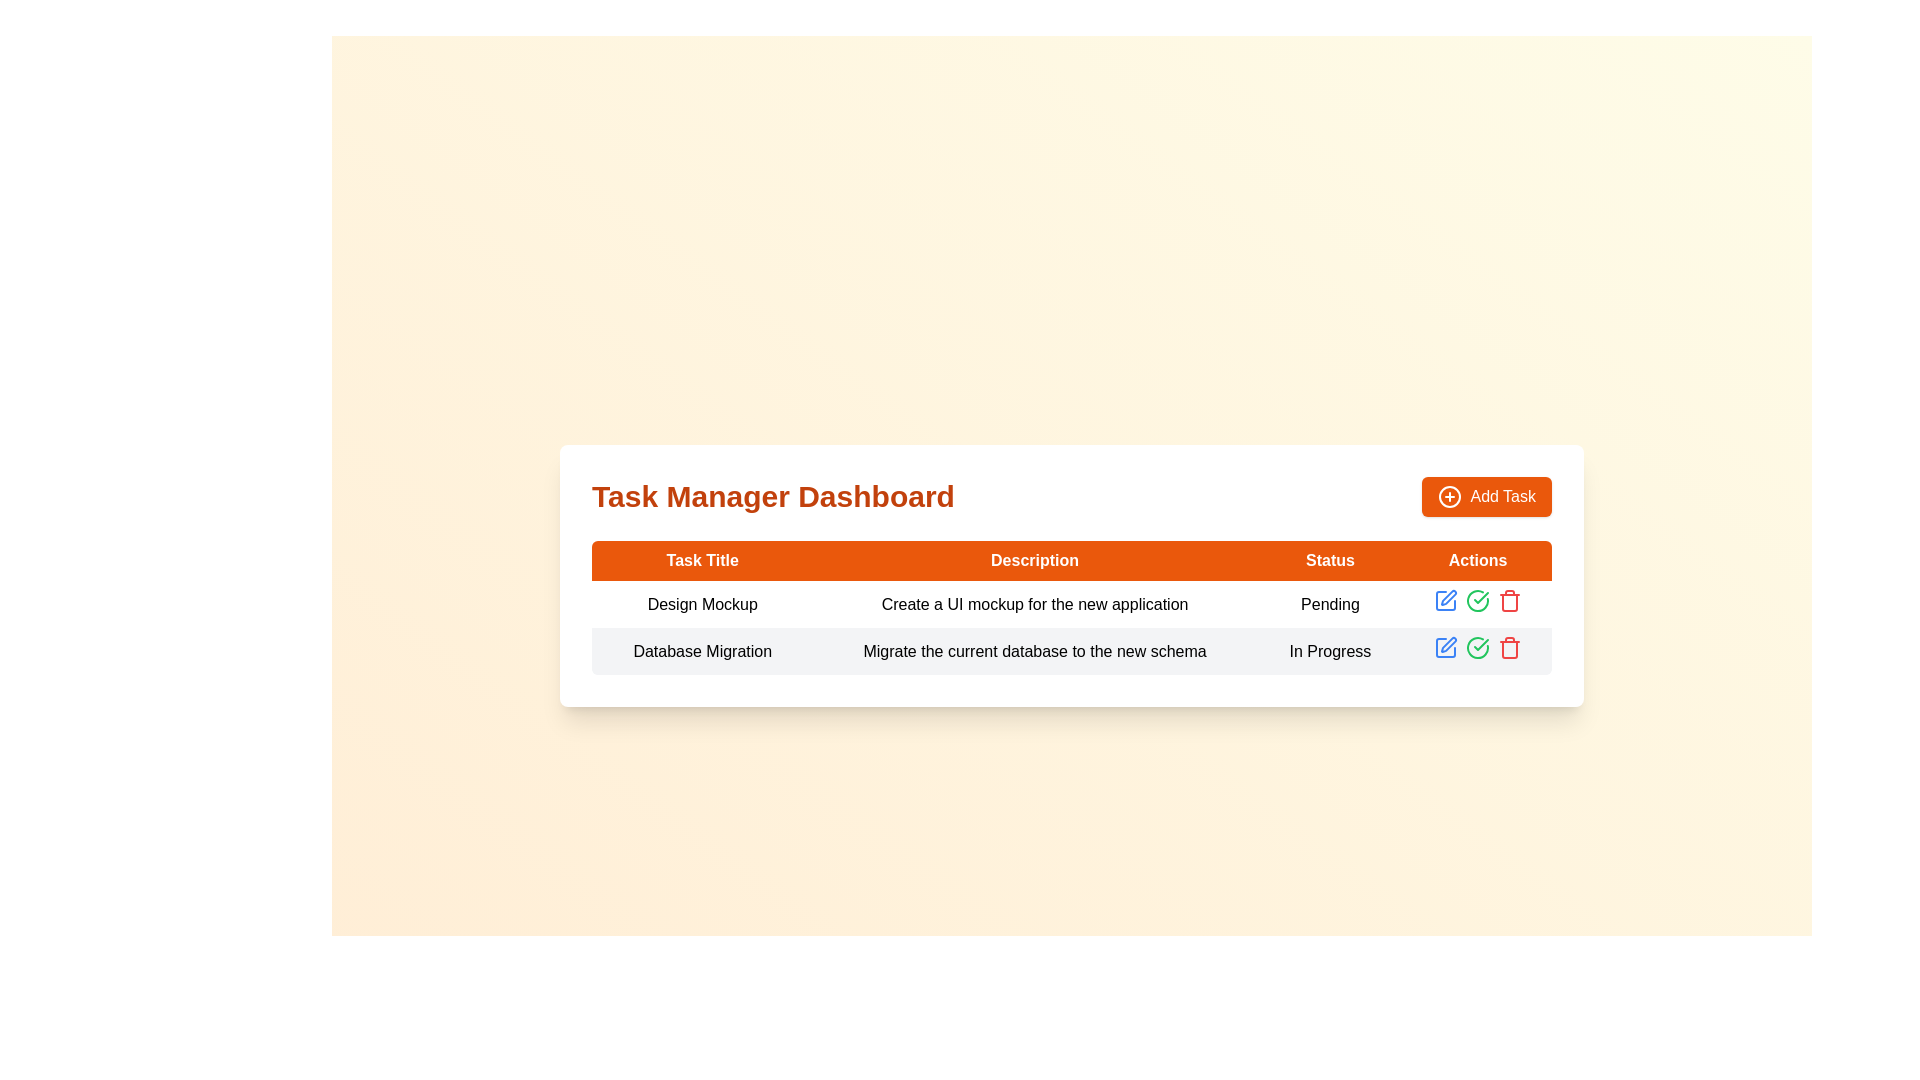 Image resolution: width=1920 pixels, height=1080 pixels. I want to click on the pen icon located in the 'Actions' column of the second row of the task list, so click(1449, 596).